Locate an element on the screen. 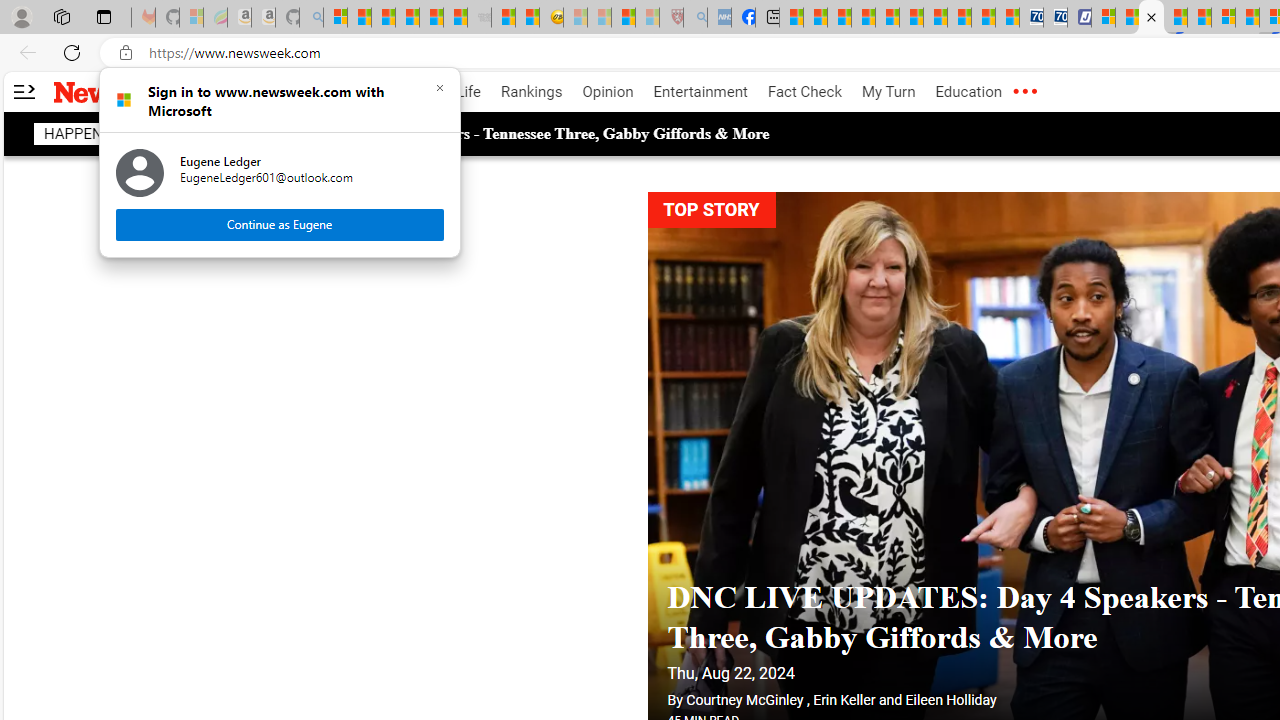 This screenshot has height=720, width=1280. 'Rankings' is located at coordinates (532, 92).